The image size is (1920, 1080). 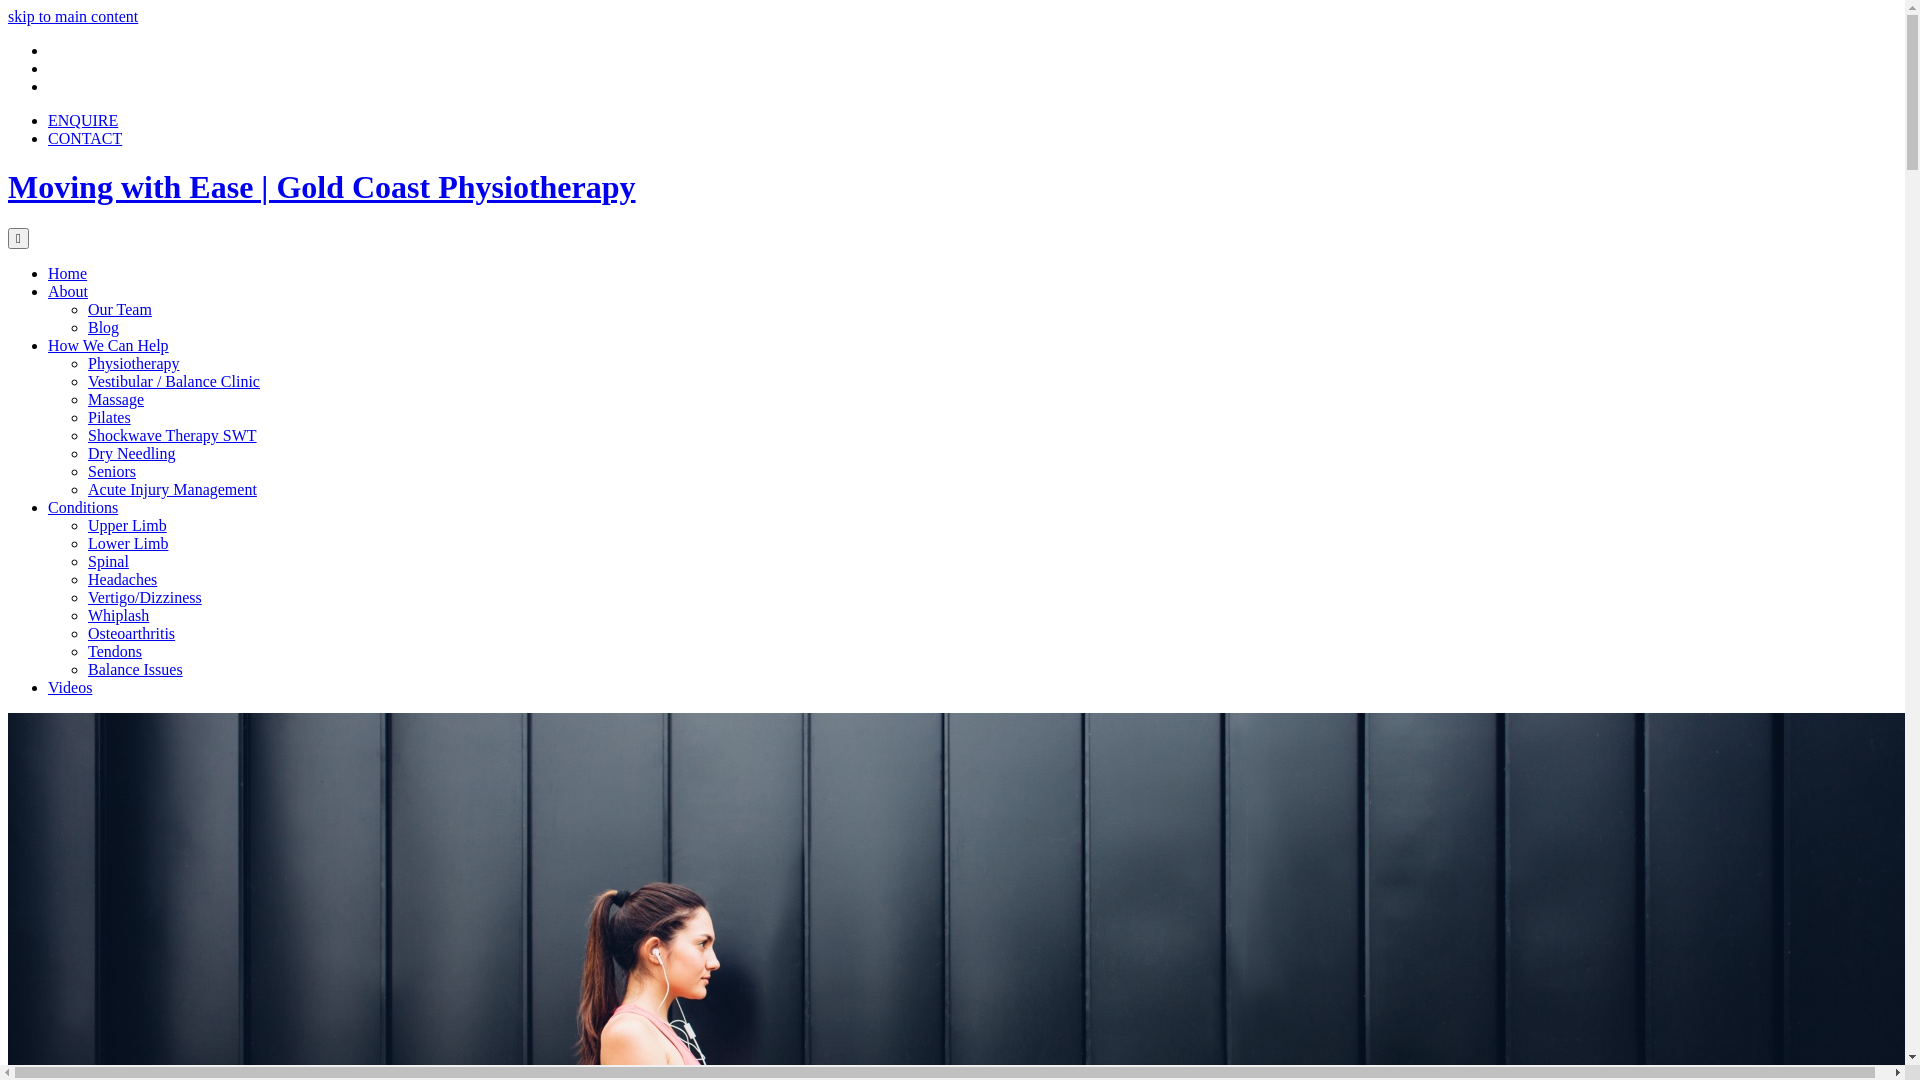 I want to click on 'About', so click(x=67, y=291).